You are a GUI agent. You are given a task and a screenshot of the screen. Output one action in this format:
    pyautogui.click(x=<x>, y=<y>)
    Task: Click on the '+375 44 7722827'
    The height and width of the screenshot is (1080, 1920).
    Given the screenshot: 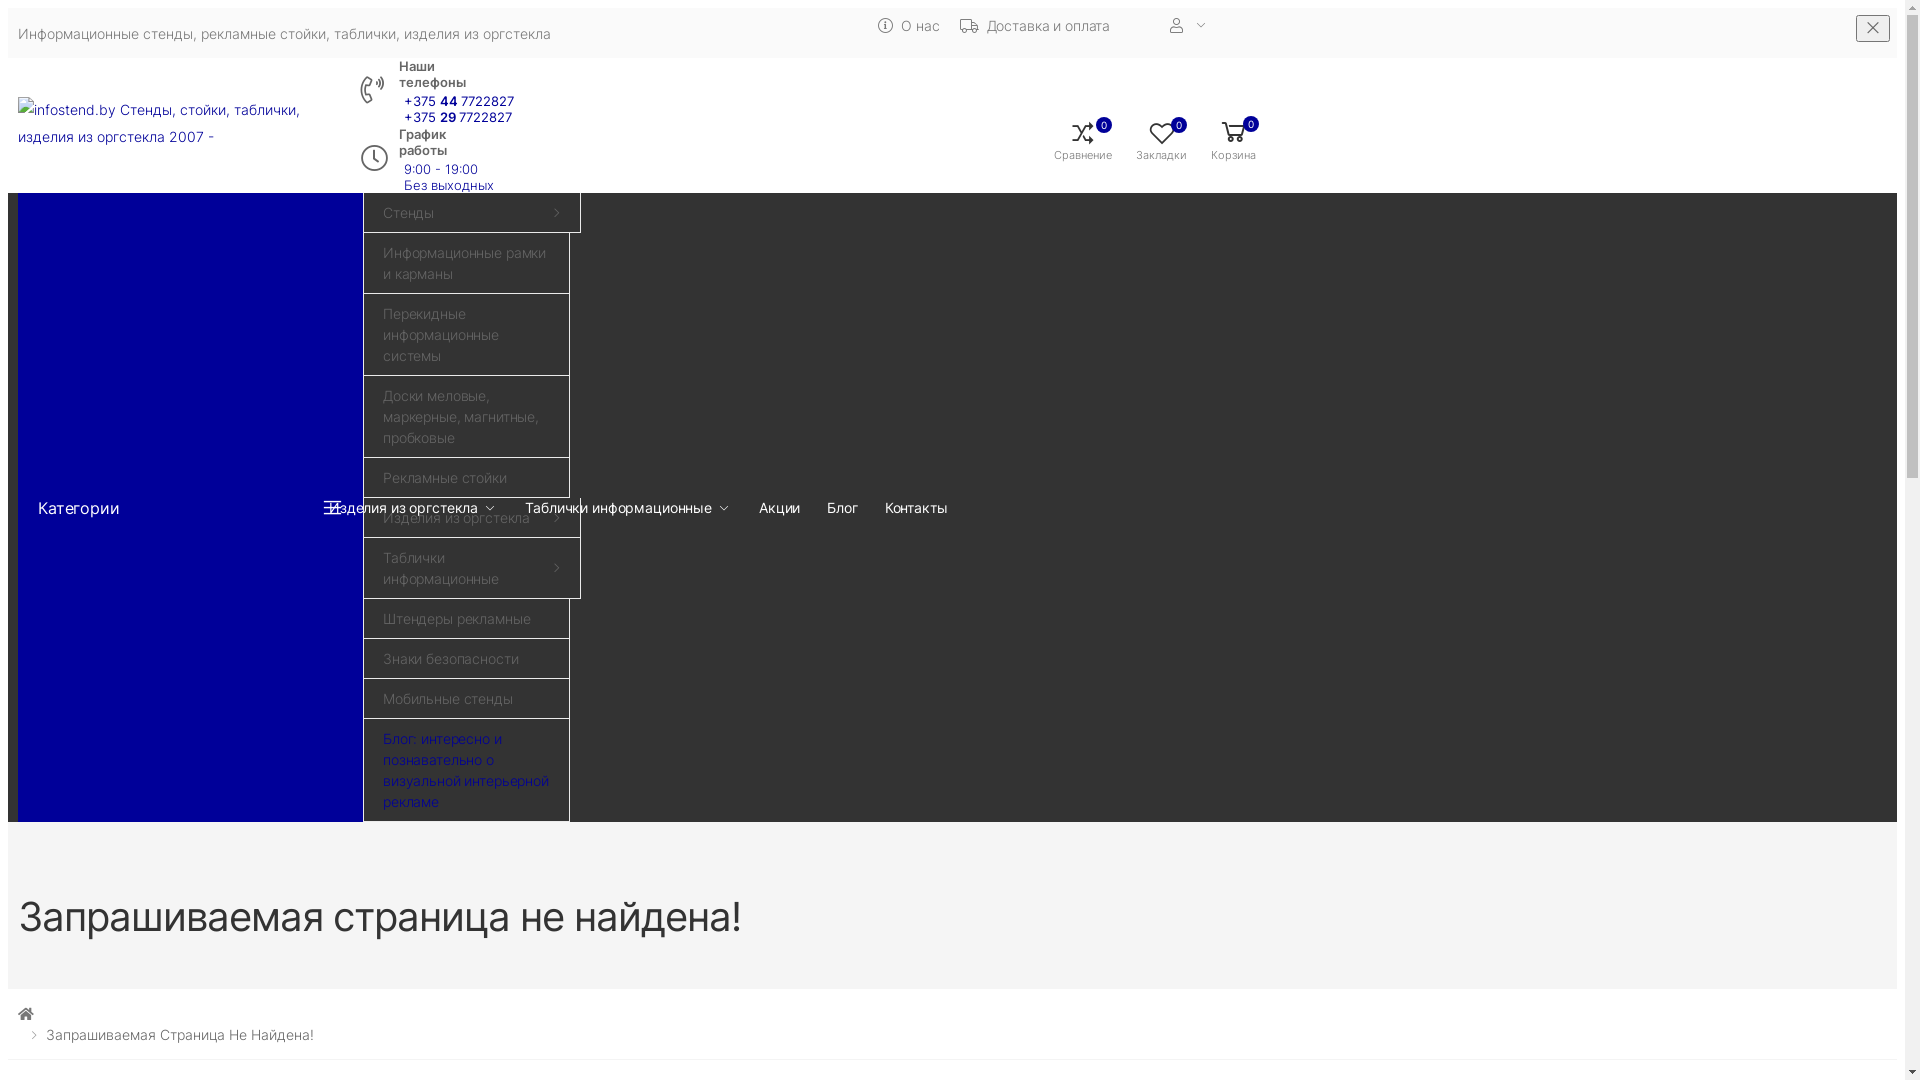 What is the action you would take?
    pyautogui.click(x=458, y=100)
    